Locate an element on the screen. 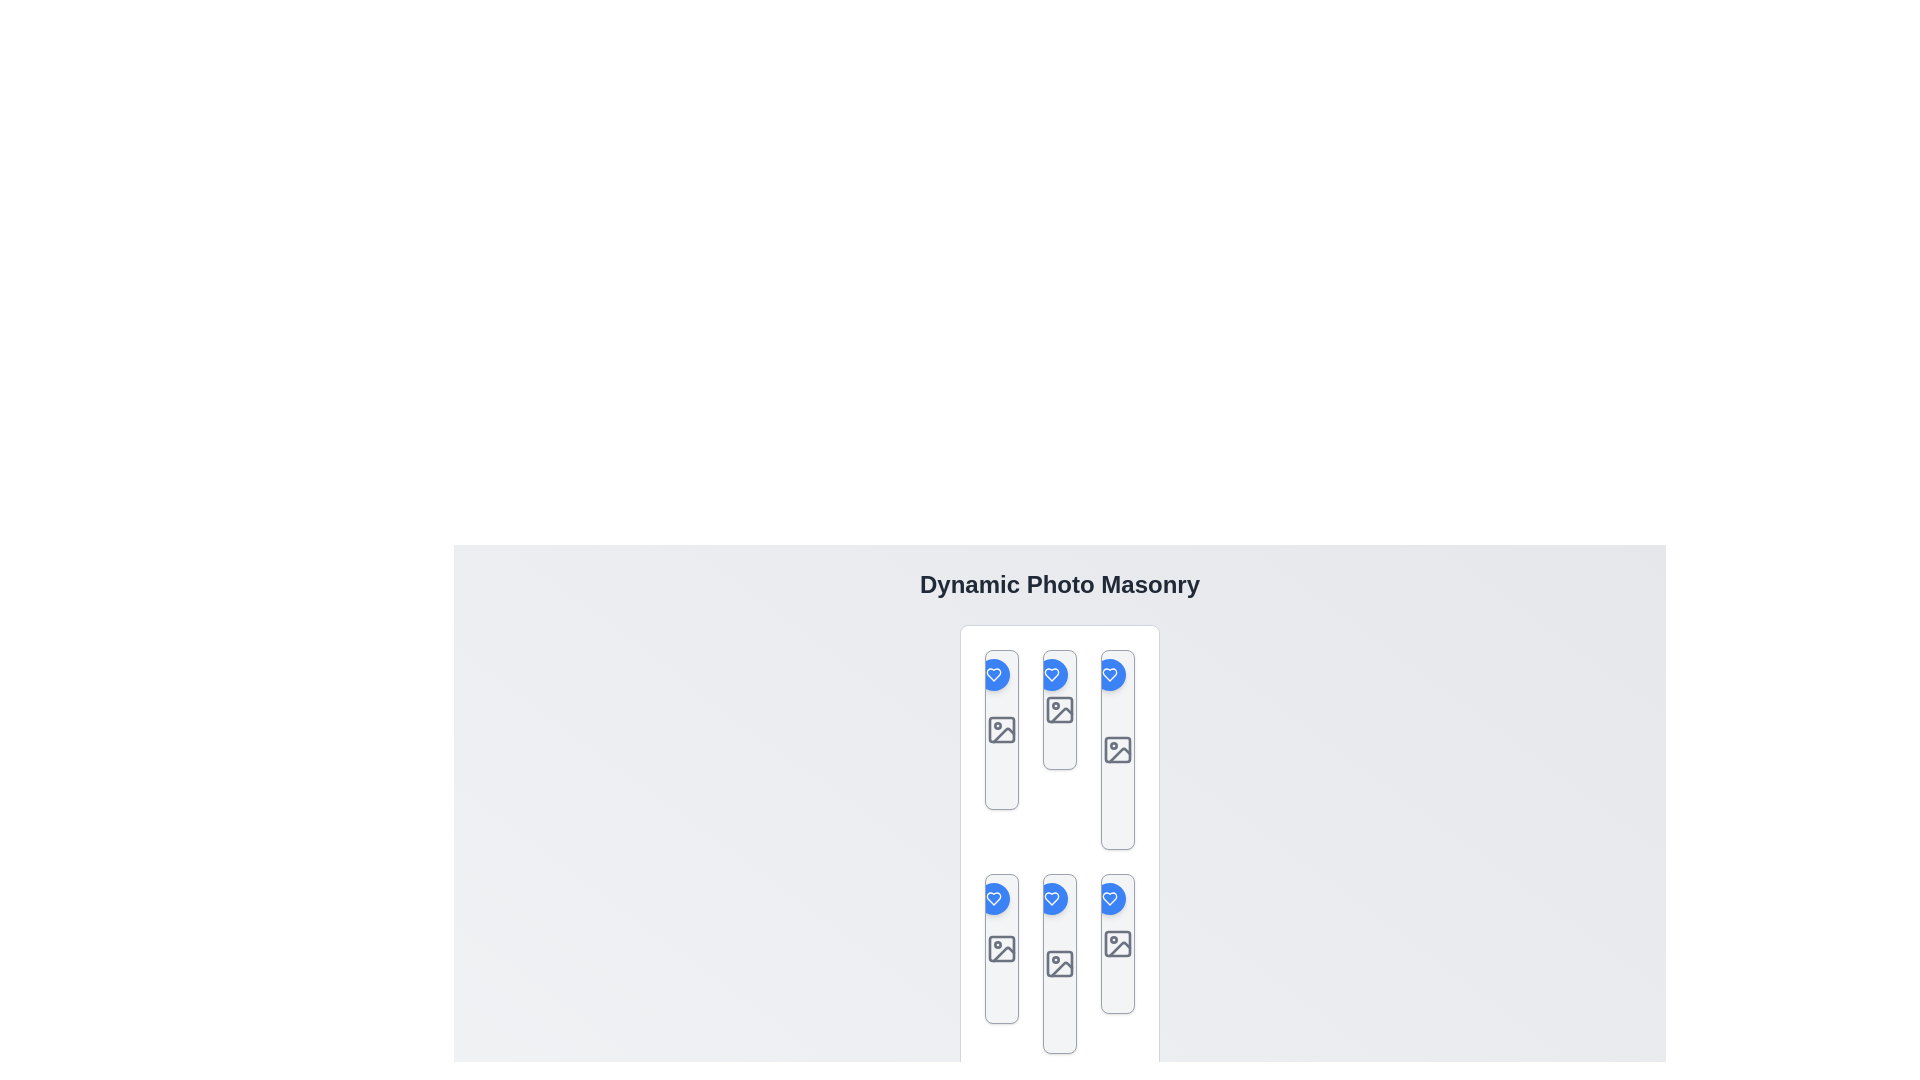  the heart icon in the middle row of the second column is located at coordinates (1050, 897).